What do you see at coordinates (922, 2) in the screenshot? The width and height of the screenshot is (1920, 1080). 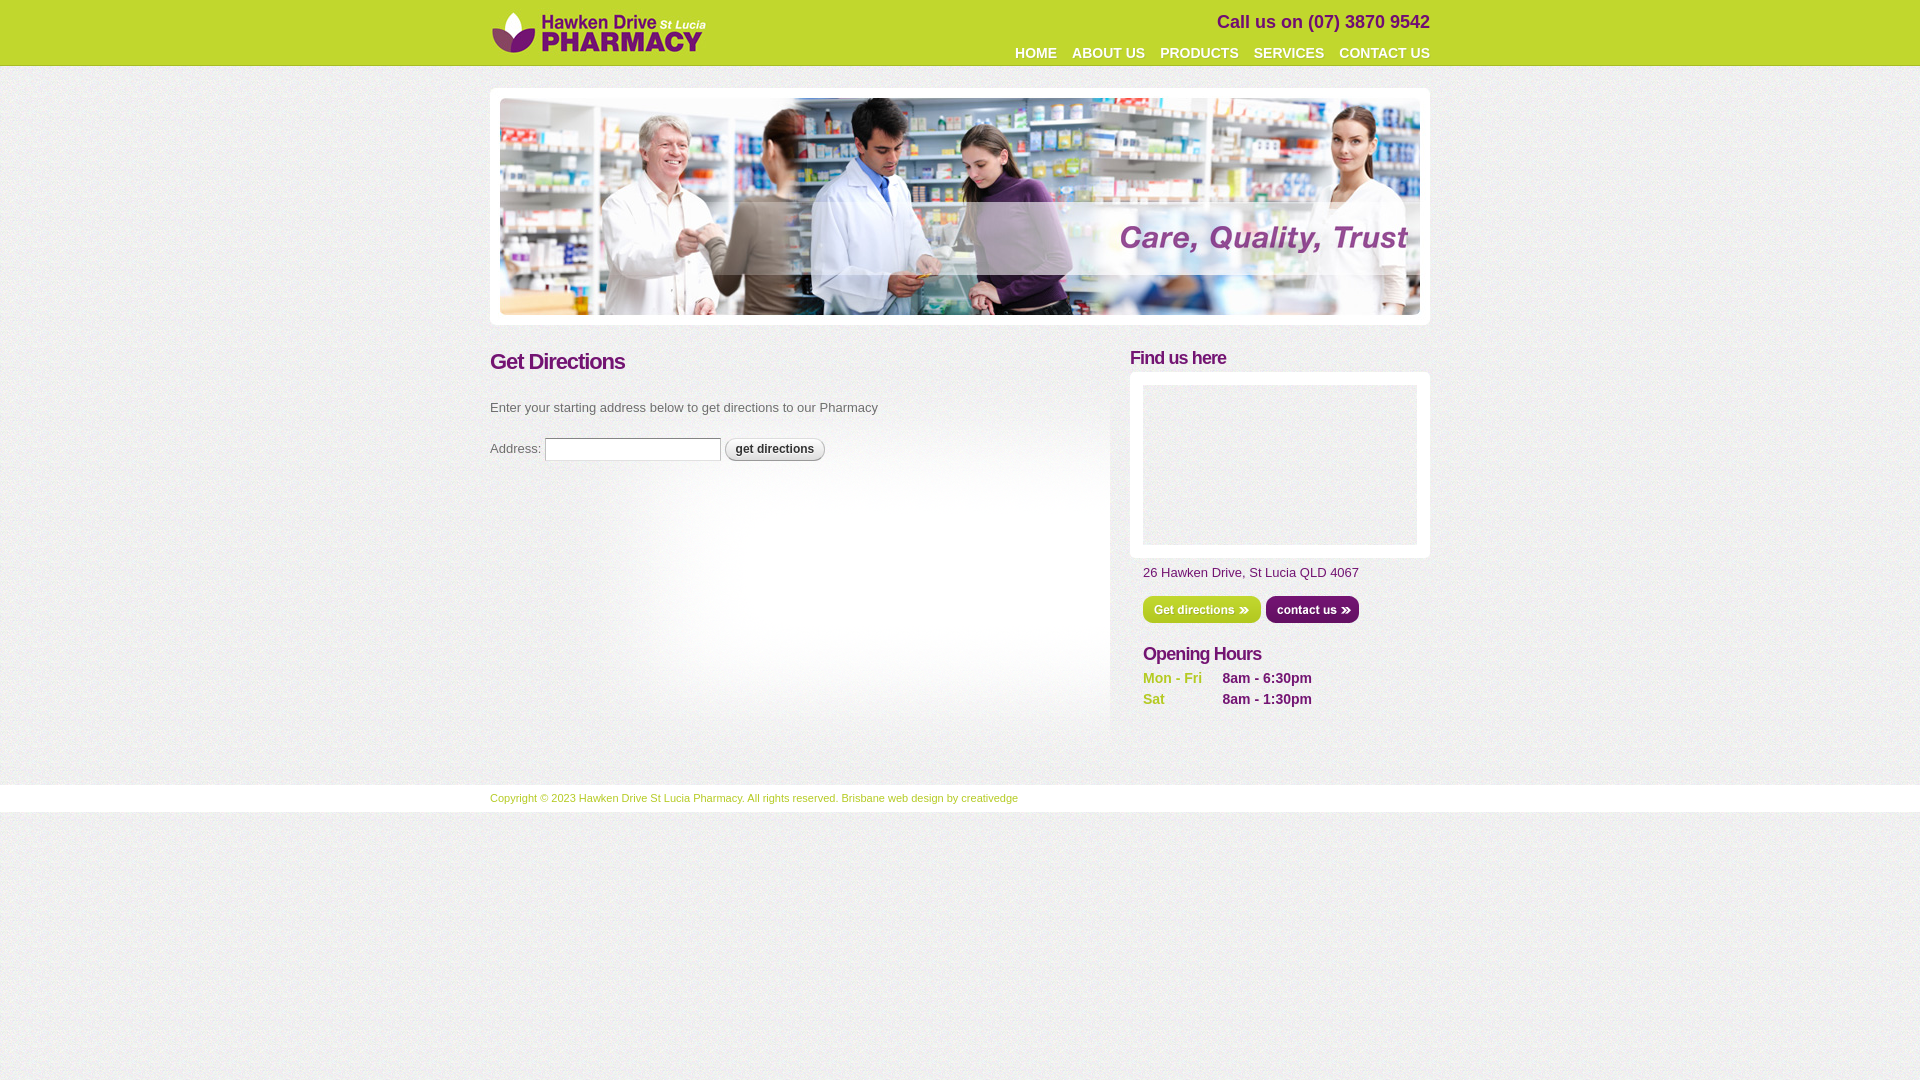 I see `'Skip to main content'` at bounding box center [922, 2].